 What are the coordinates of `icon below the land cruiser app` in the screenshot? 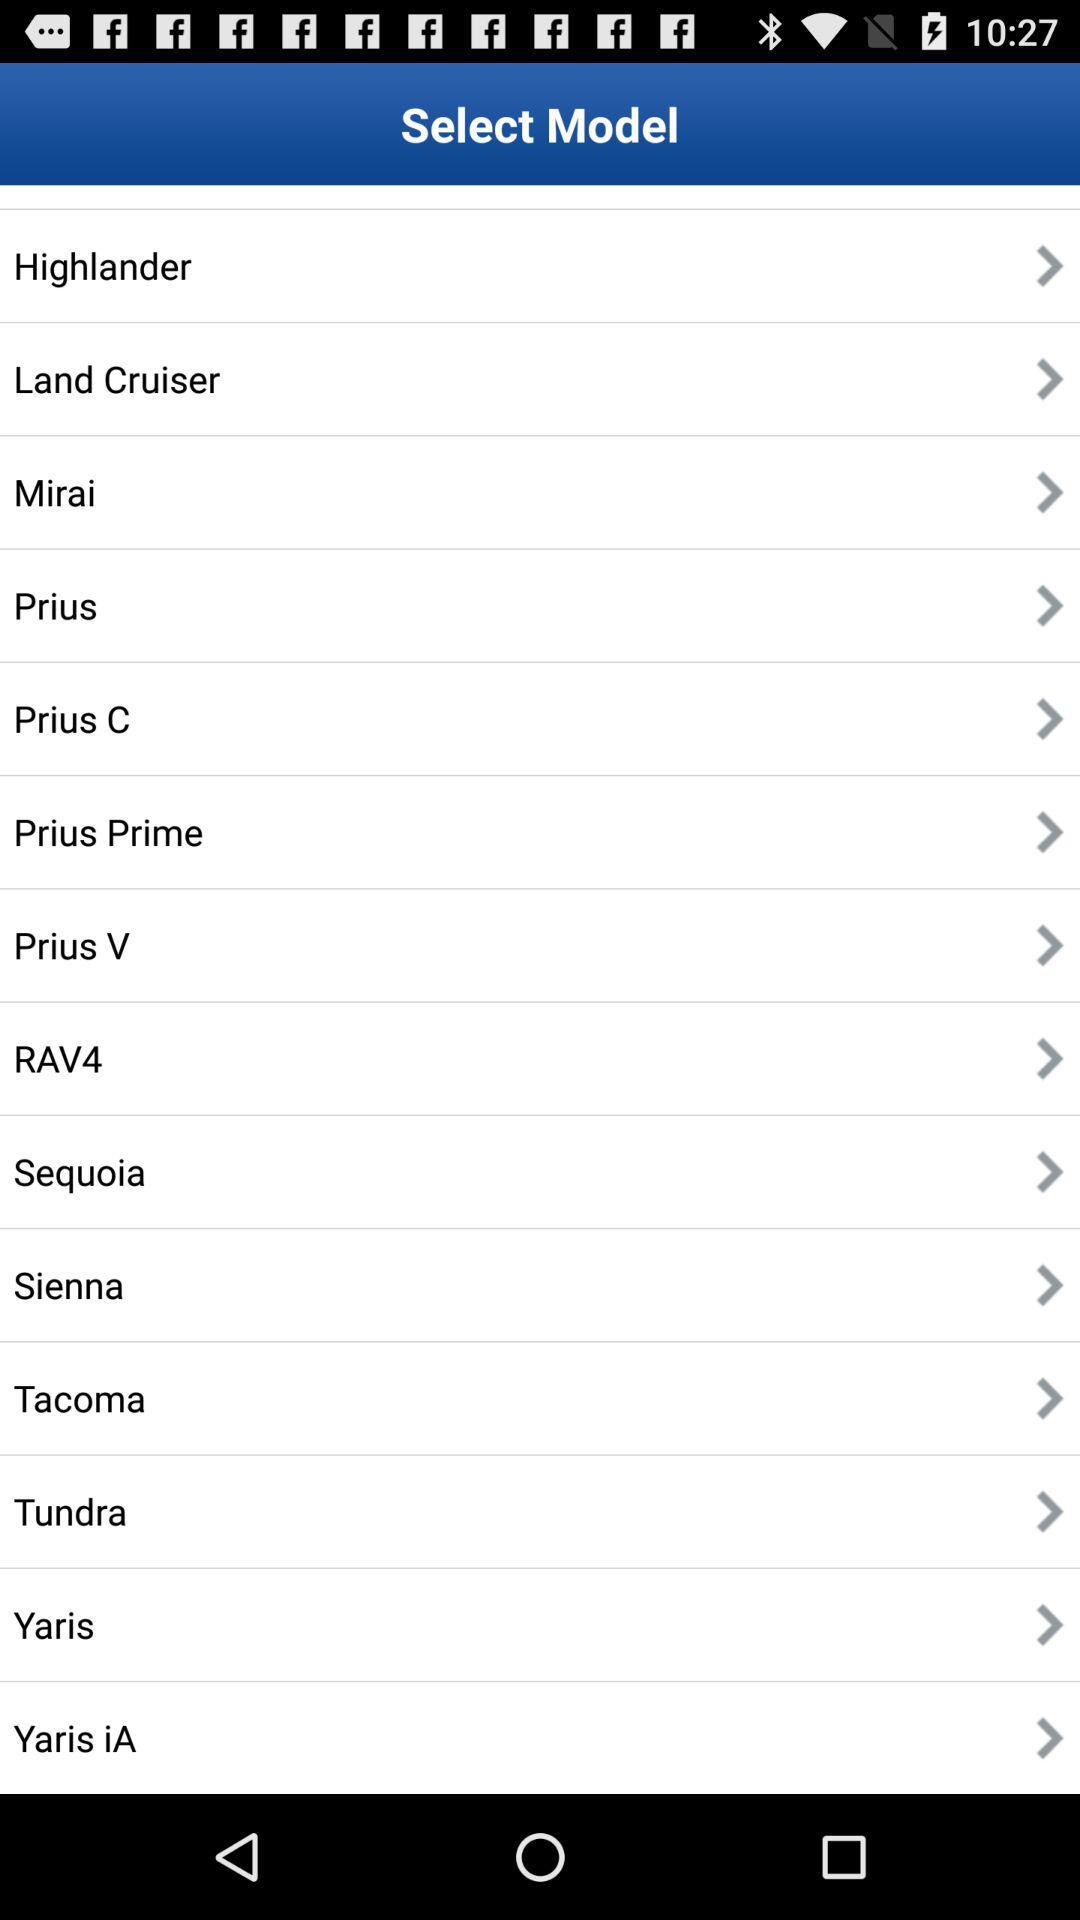 It's located at (53, 492).